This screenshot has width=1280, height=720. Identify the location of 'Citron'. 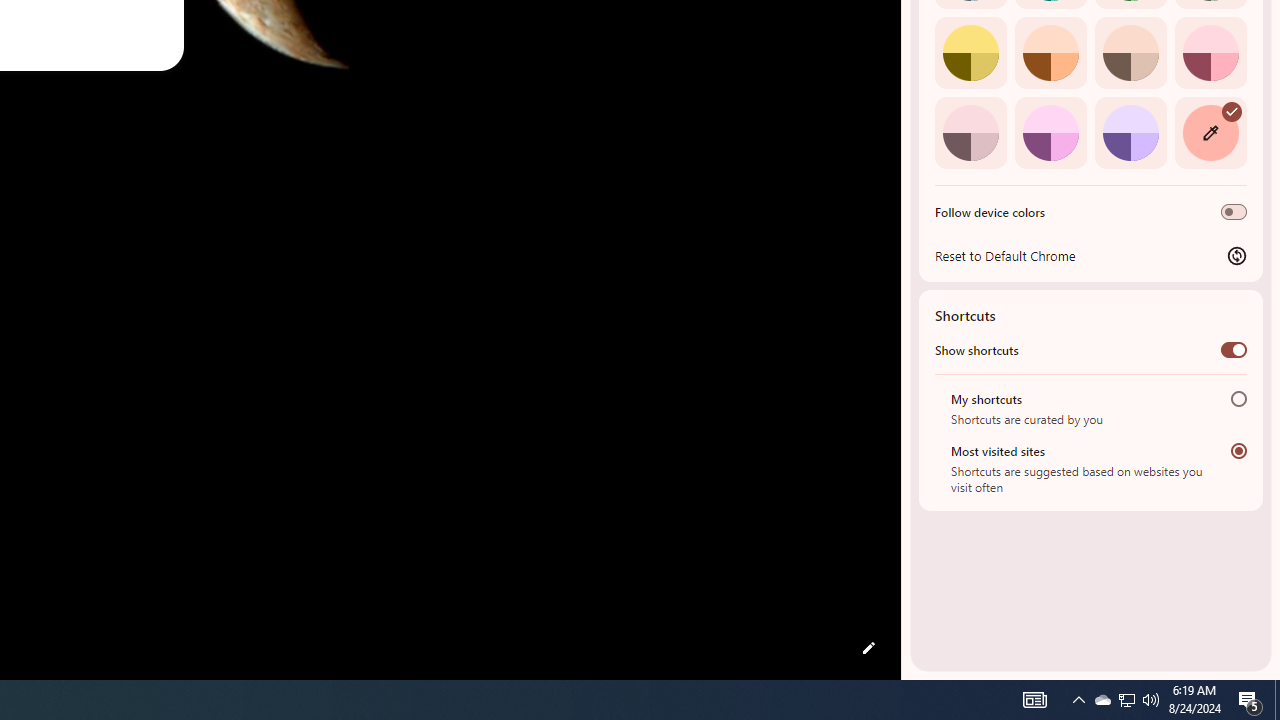
(970, 51).